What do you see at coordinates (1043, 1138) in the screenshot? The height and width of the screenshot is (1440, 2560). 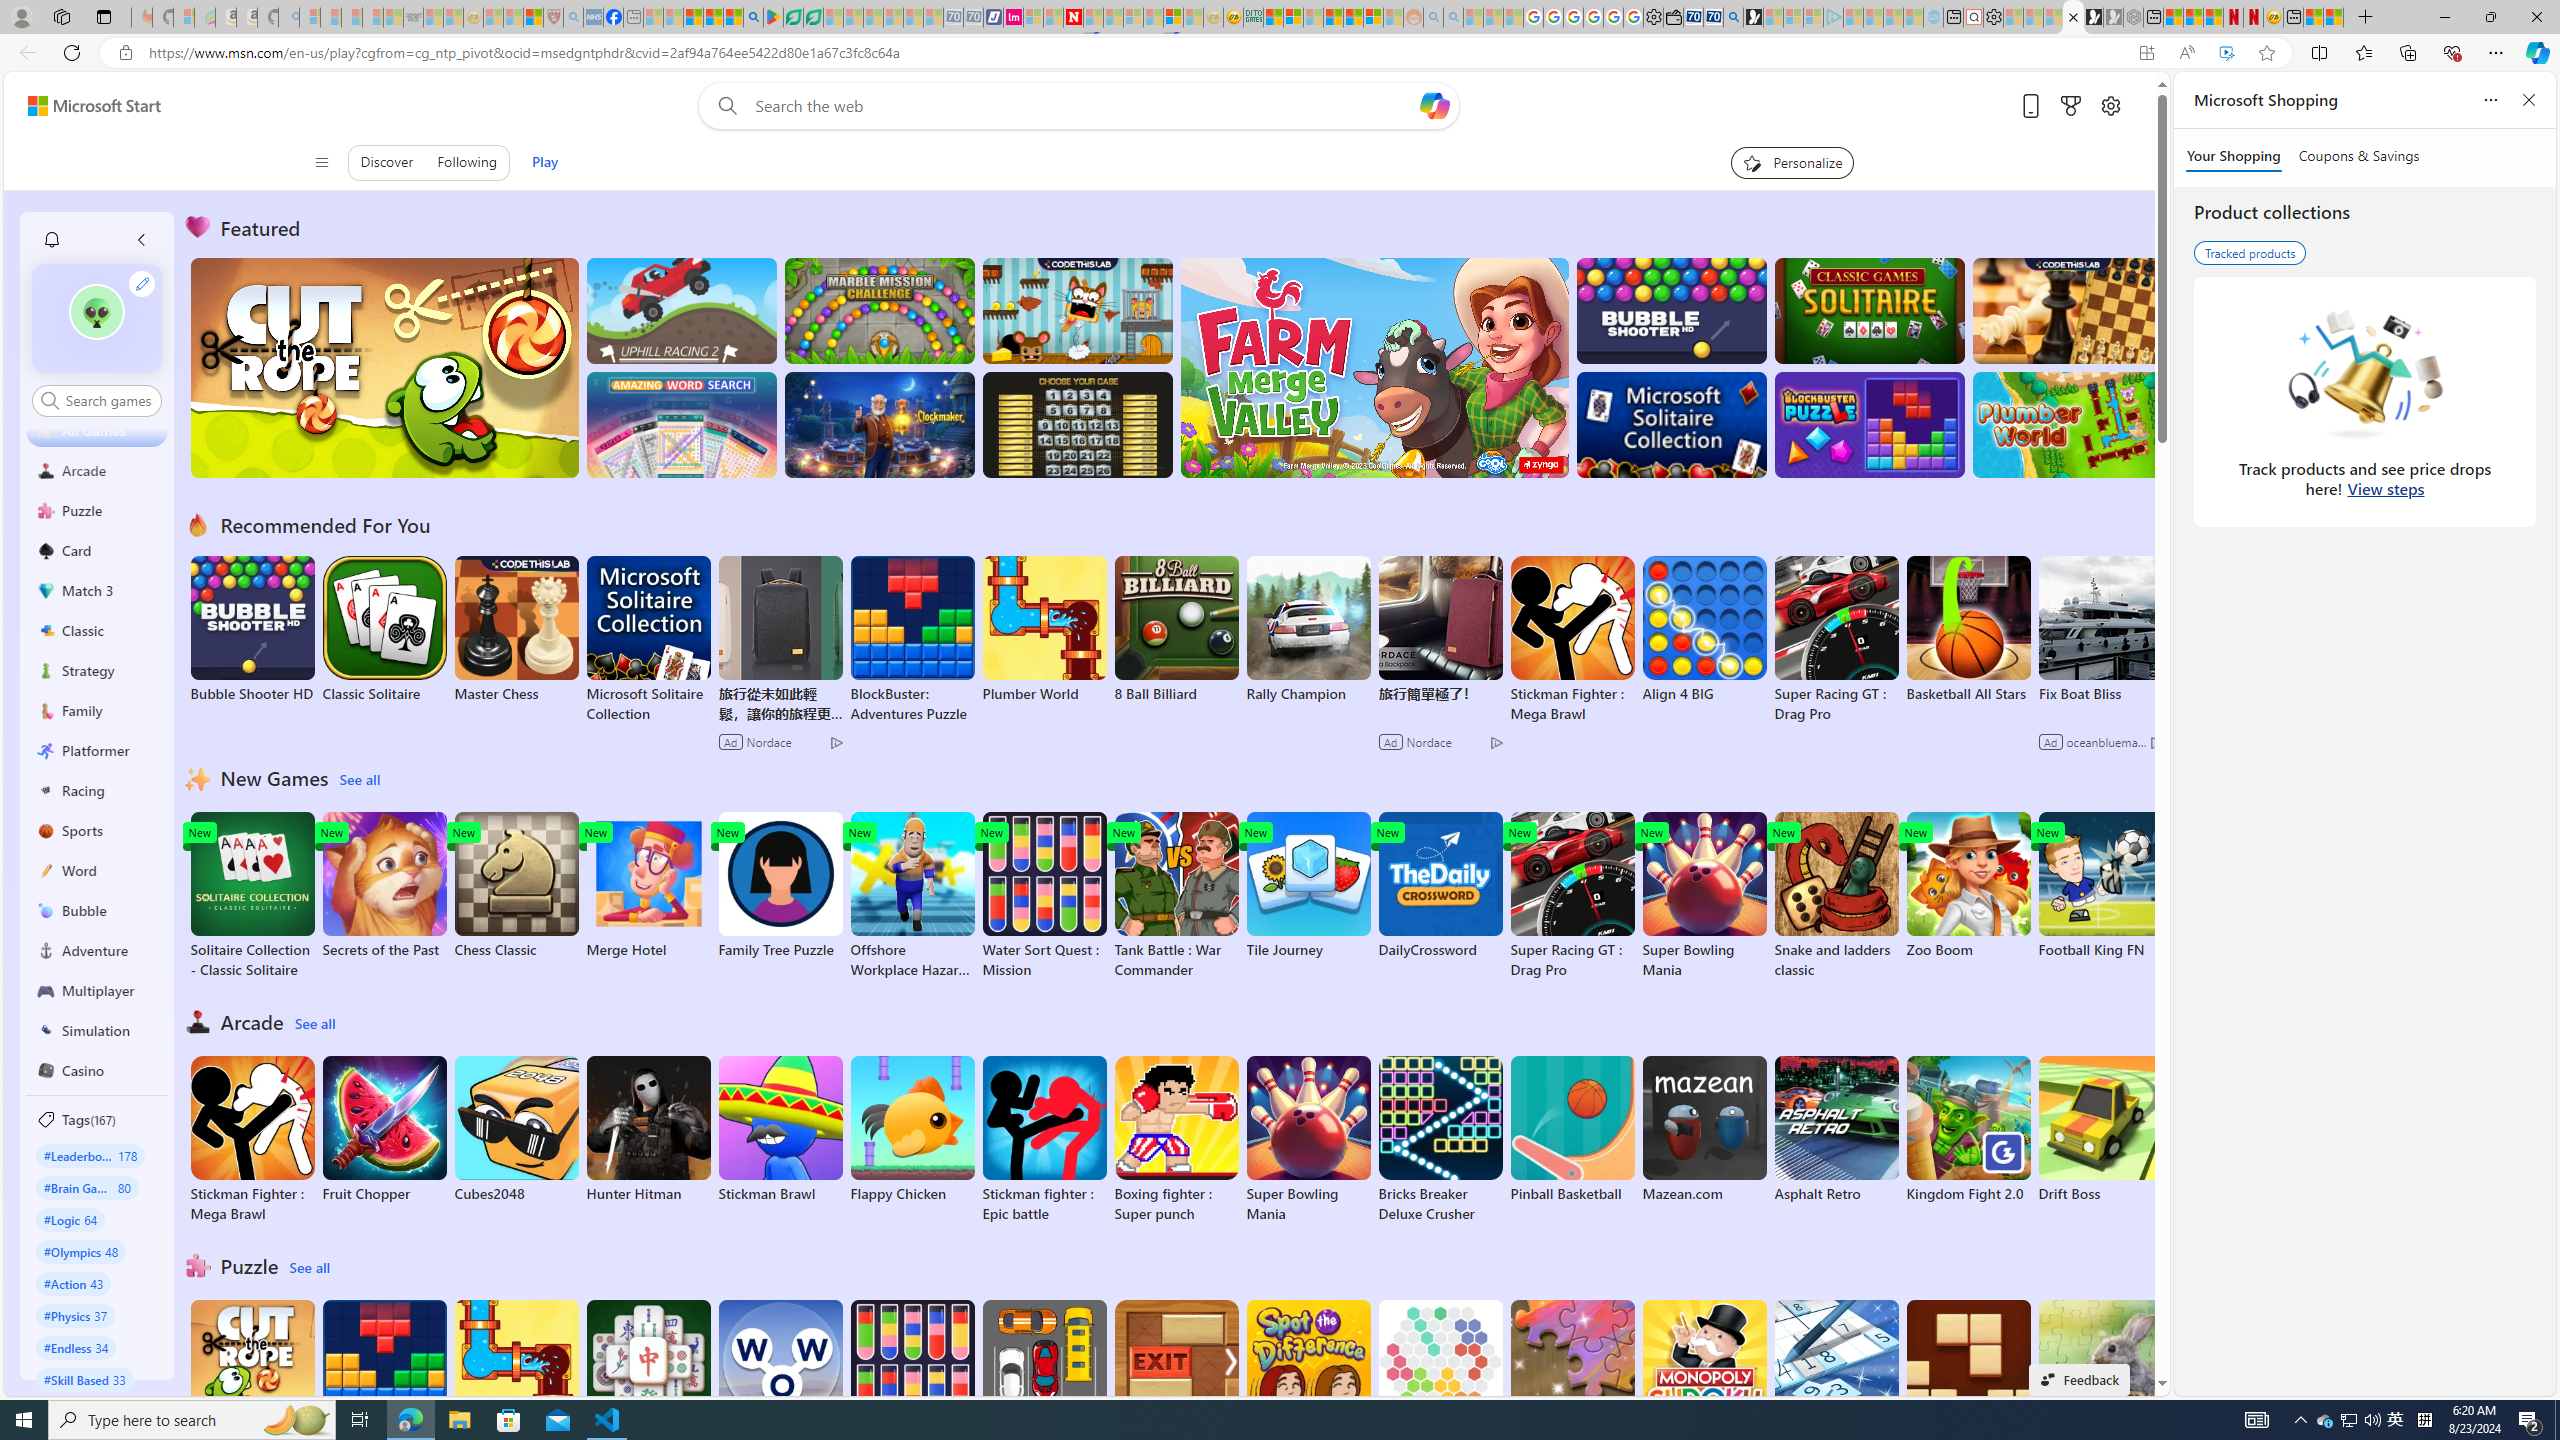 I see `'Stickman fighter : Epic battle'` at bounding box center [1043, 1138].